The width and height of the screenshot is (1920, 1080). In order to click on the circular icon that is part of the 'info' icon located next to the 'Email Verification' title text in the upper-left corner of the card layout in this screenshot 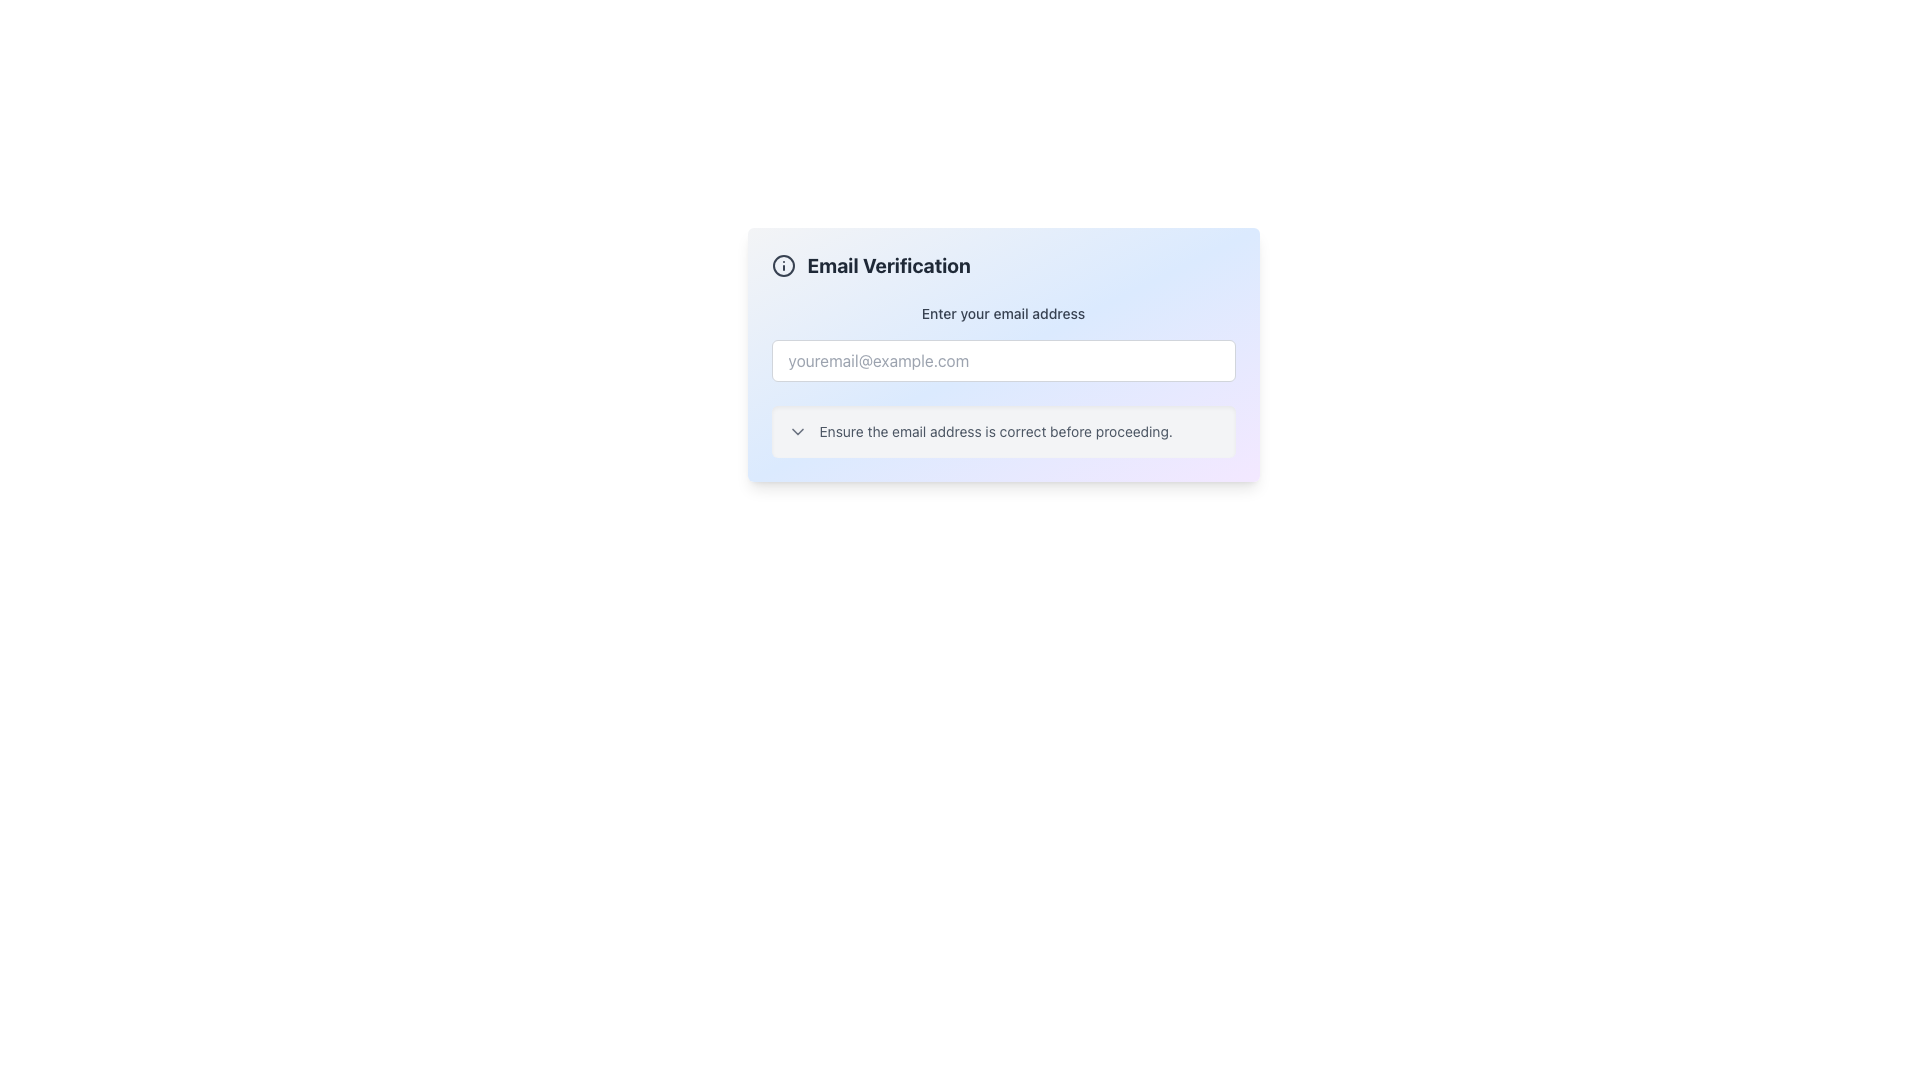, I will do `click(782, 265)`.